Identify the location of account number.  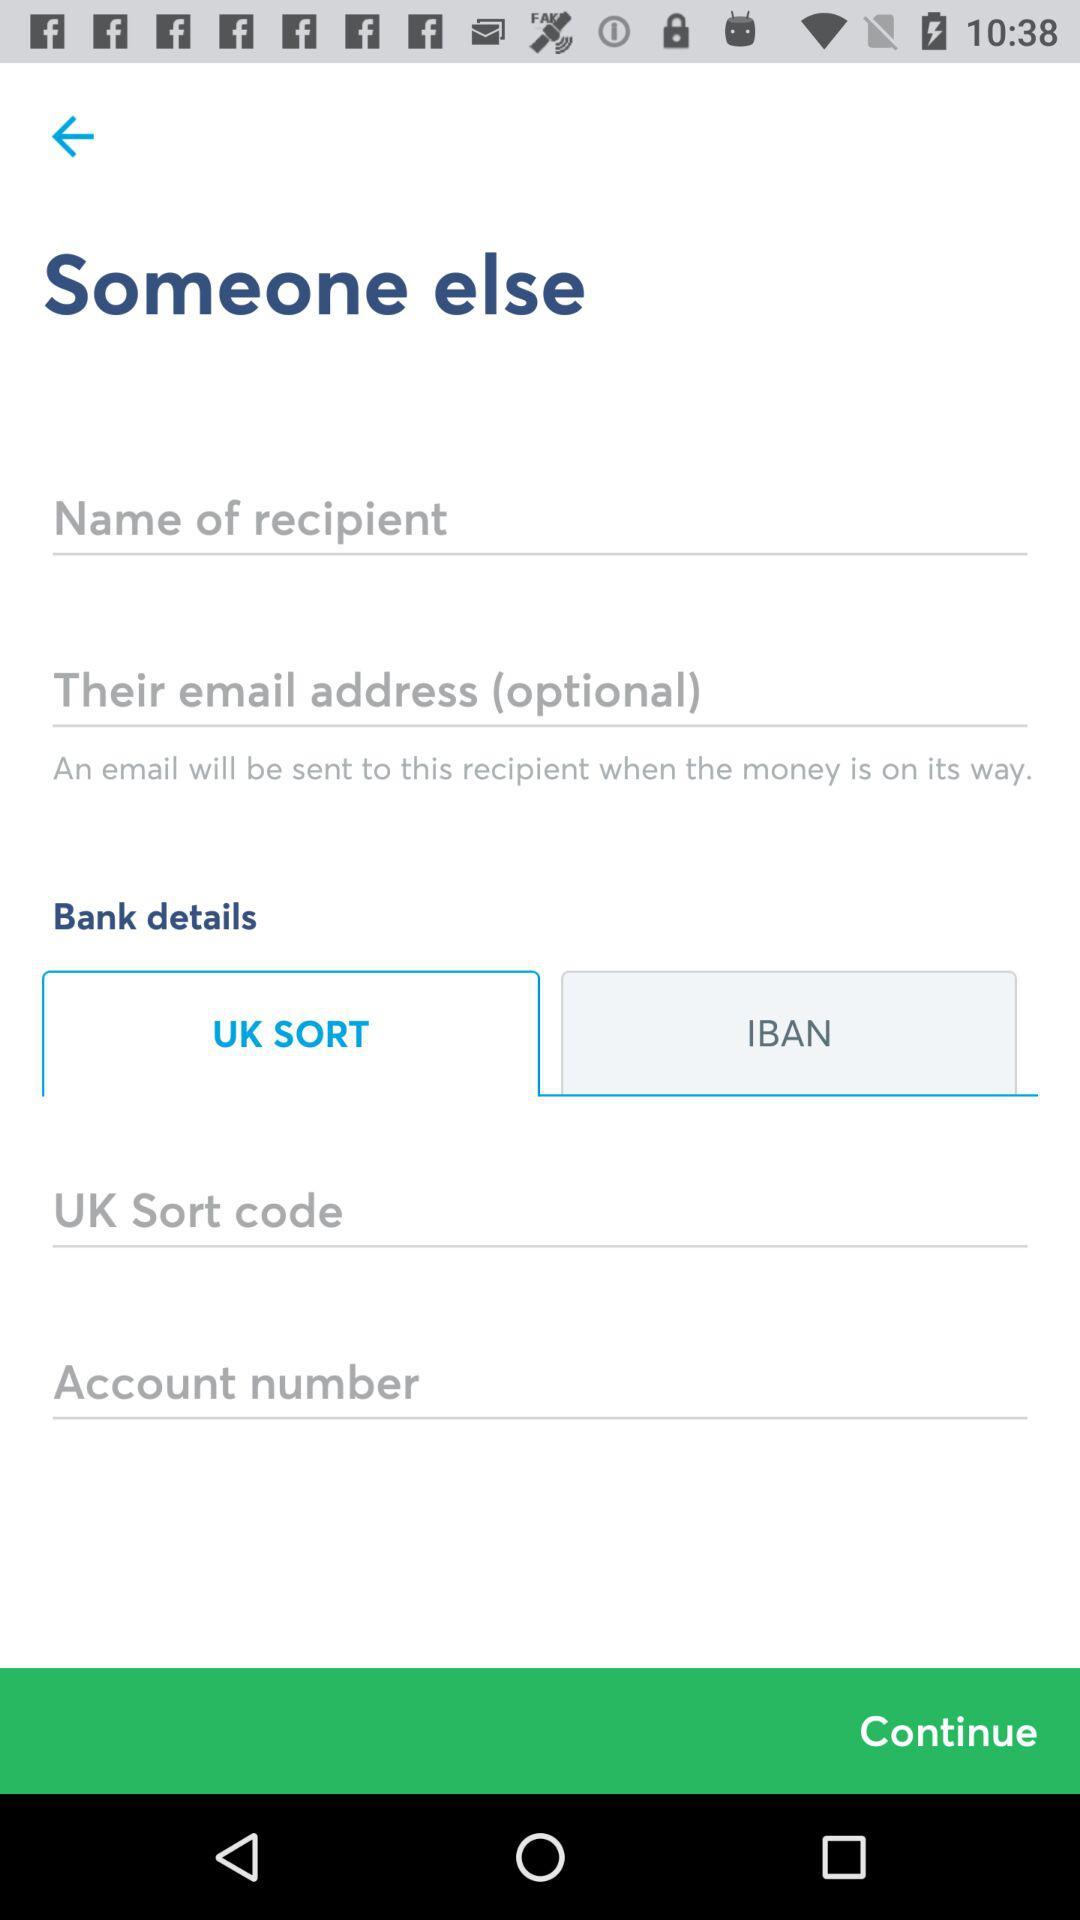
(540, 1353).